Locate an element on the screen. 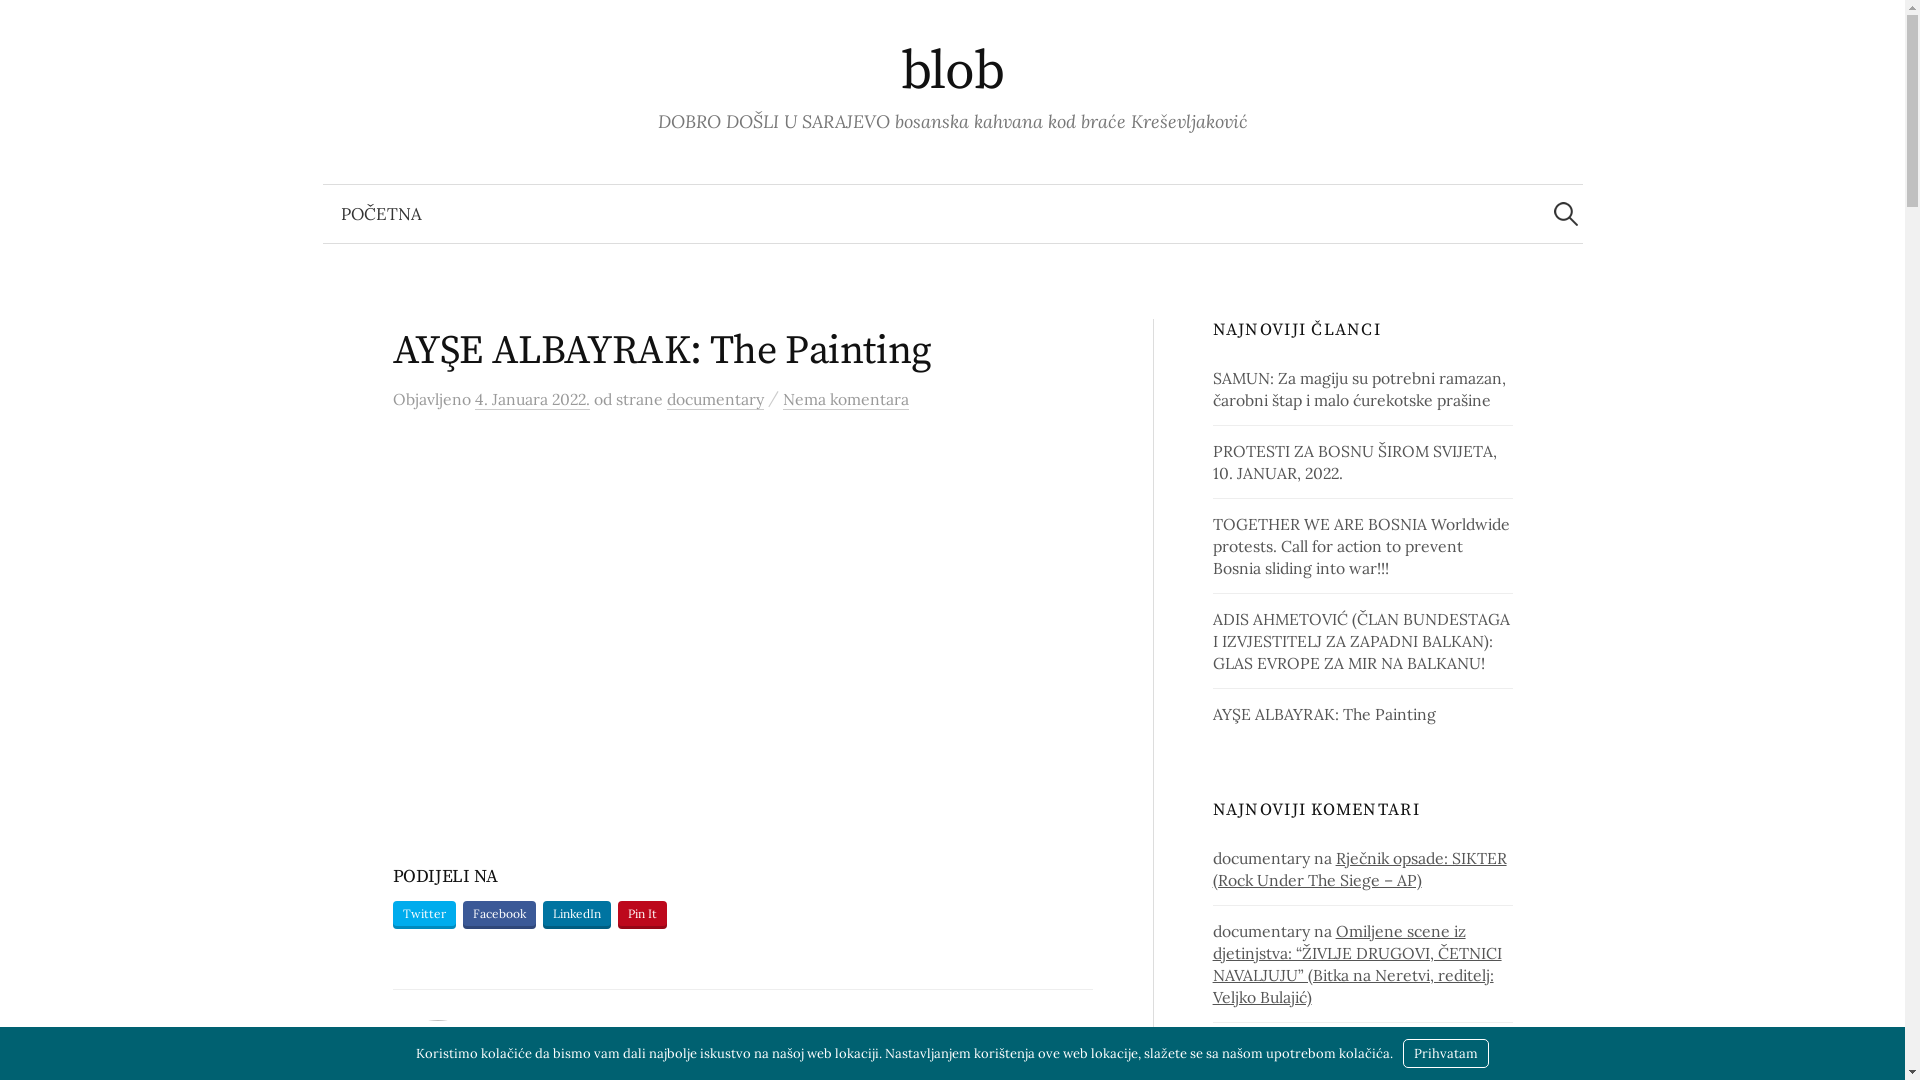  'Twitter' is located at coordinates (422, 914).